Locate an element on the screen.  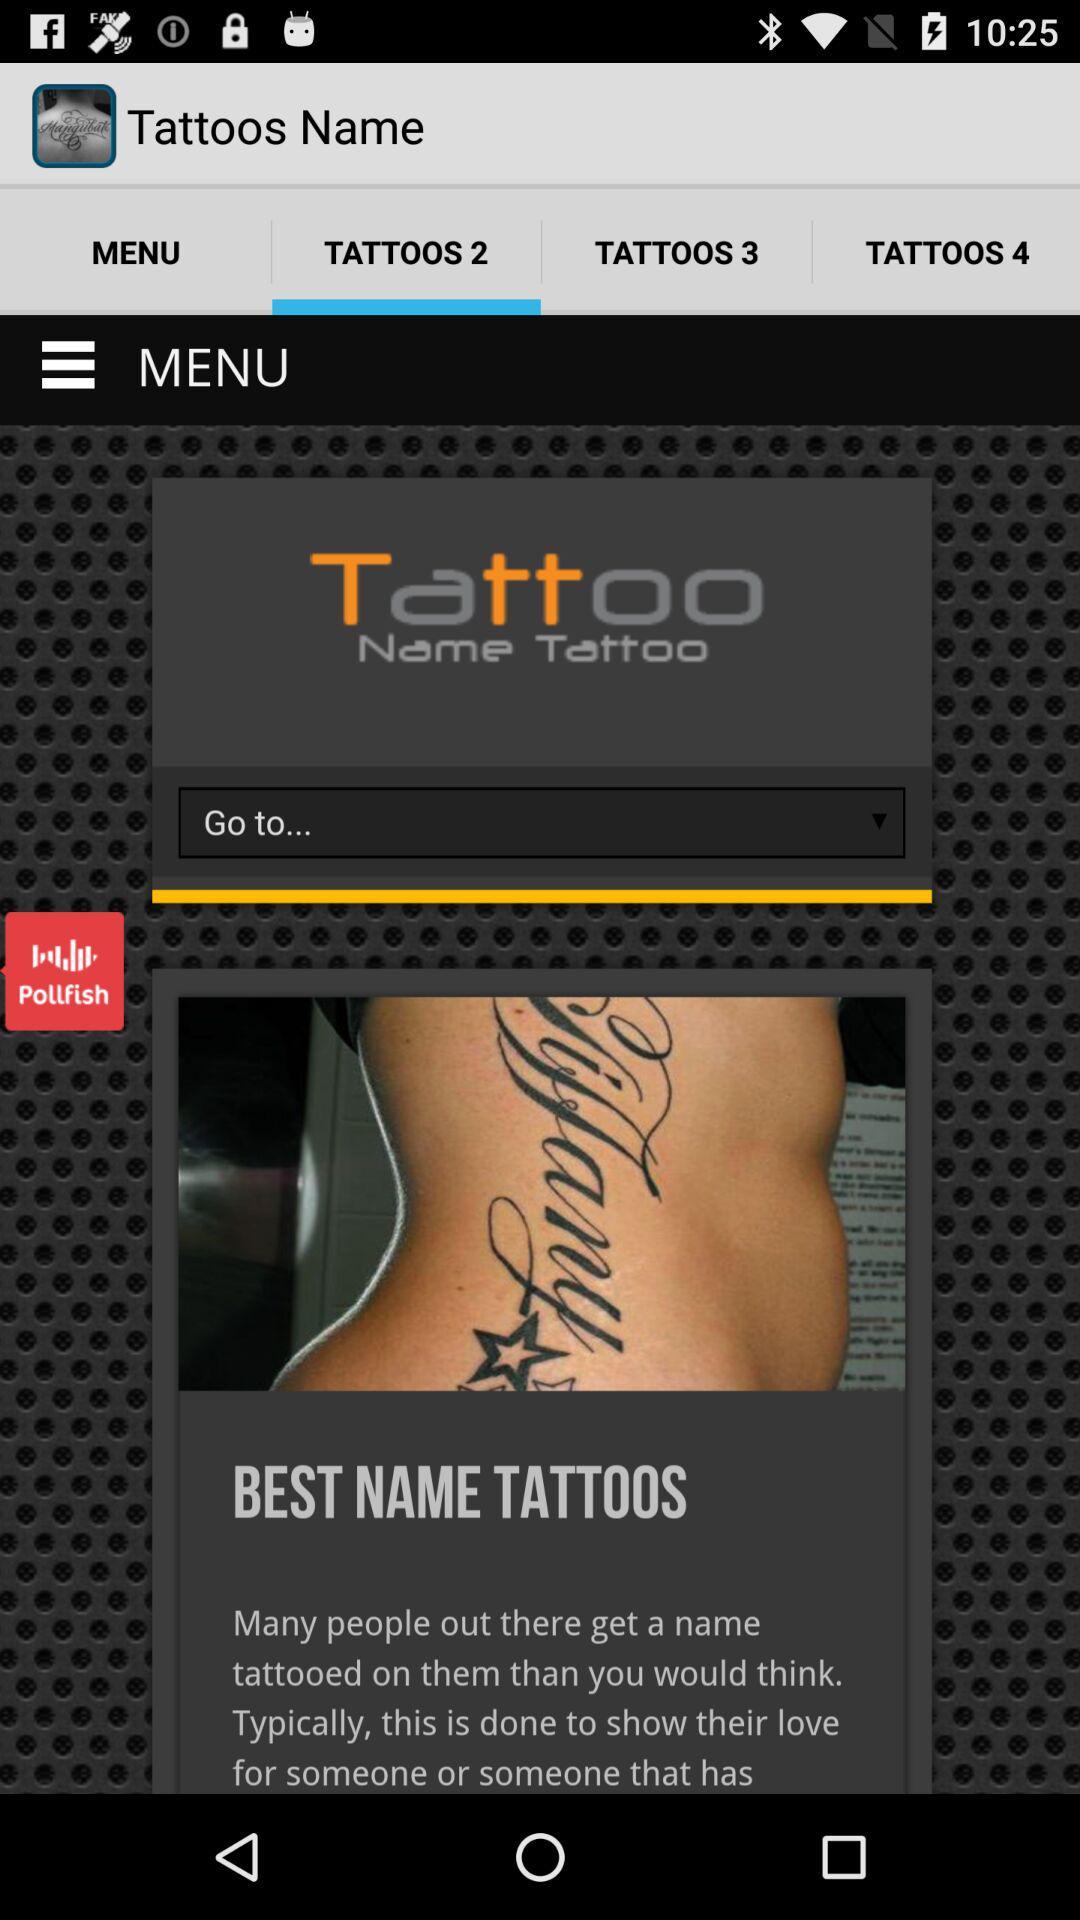
open the item is located at coordinates (60, 971).